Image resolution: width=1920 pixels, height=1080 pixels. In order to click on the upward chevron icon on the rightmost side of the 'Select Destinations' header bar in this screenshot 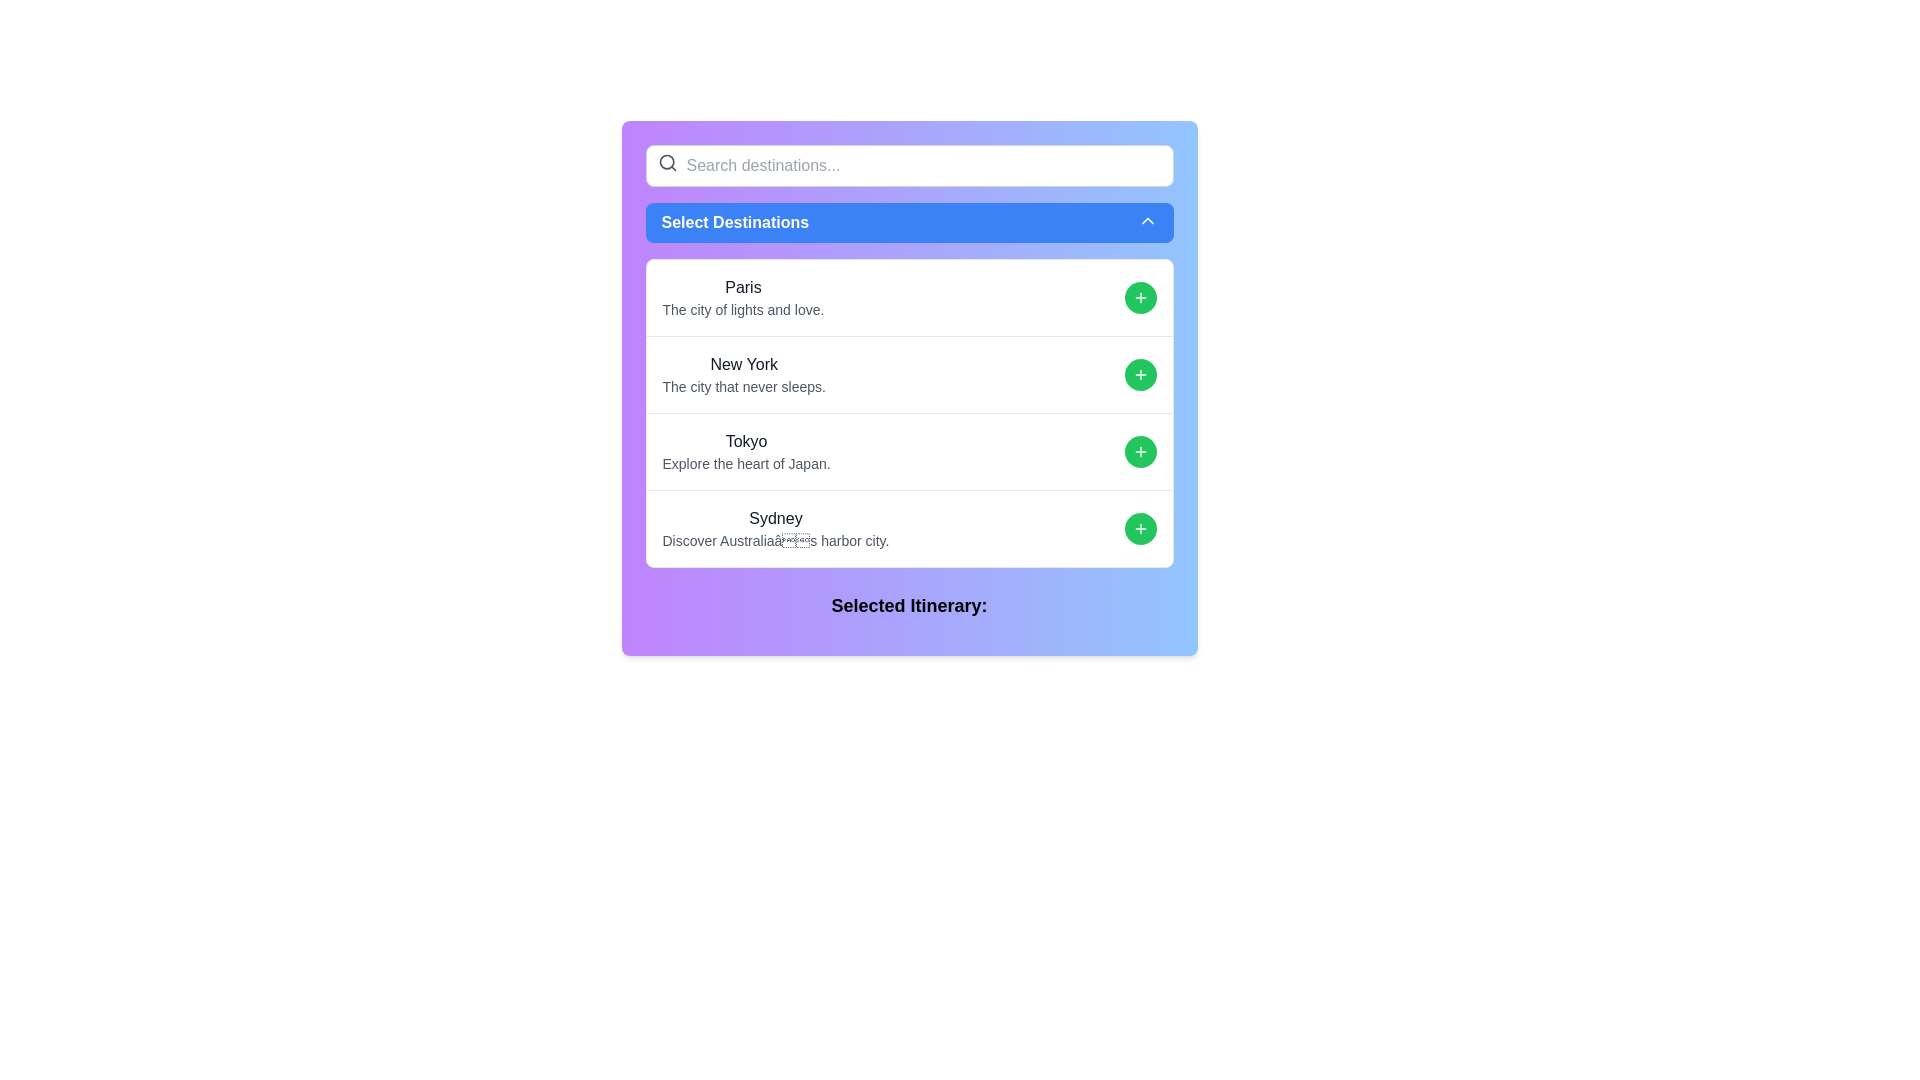, I will do `click(1147, 220)`.